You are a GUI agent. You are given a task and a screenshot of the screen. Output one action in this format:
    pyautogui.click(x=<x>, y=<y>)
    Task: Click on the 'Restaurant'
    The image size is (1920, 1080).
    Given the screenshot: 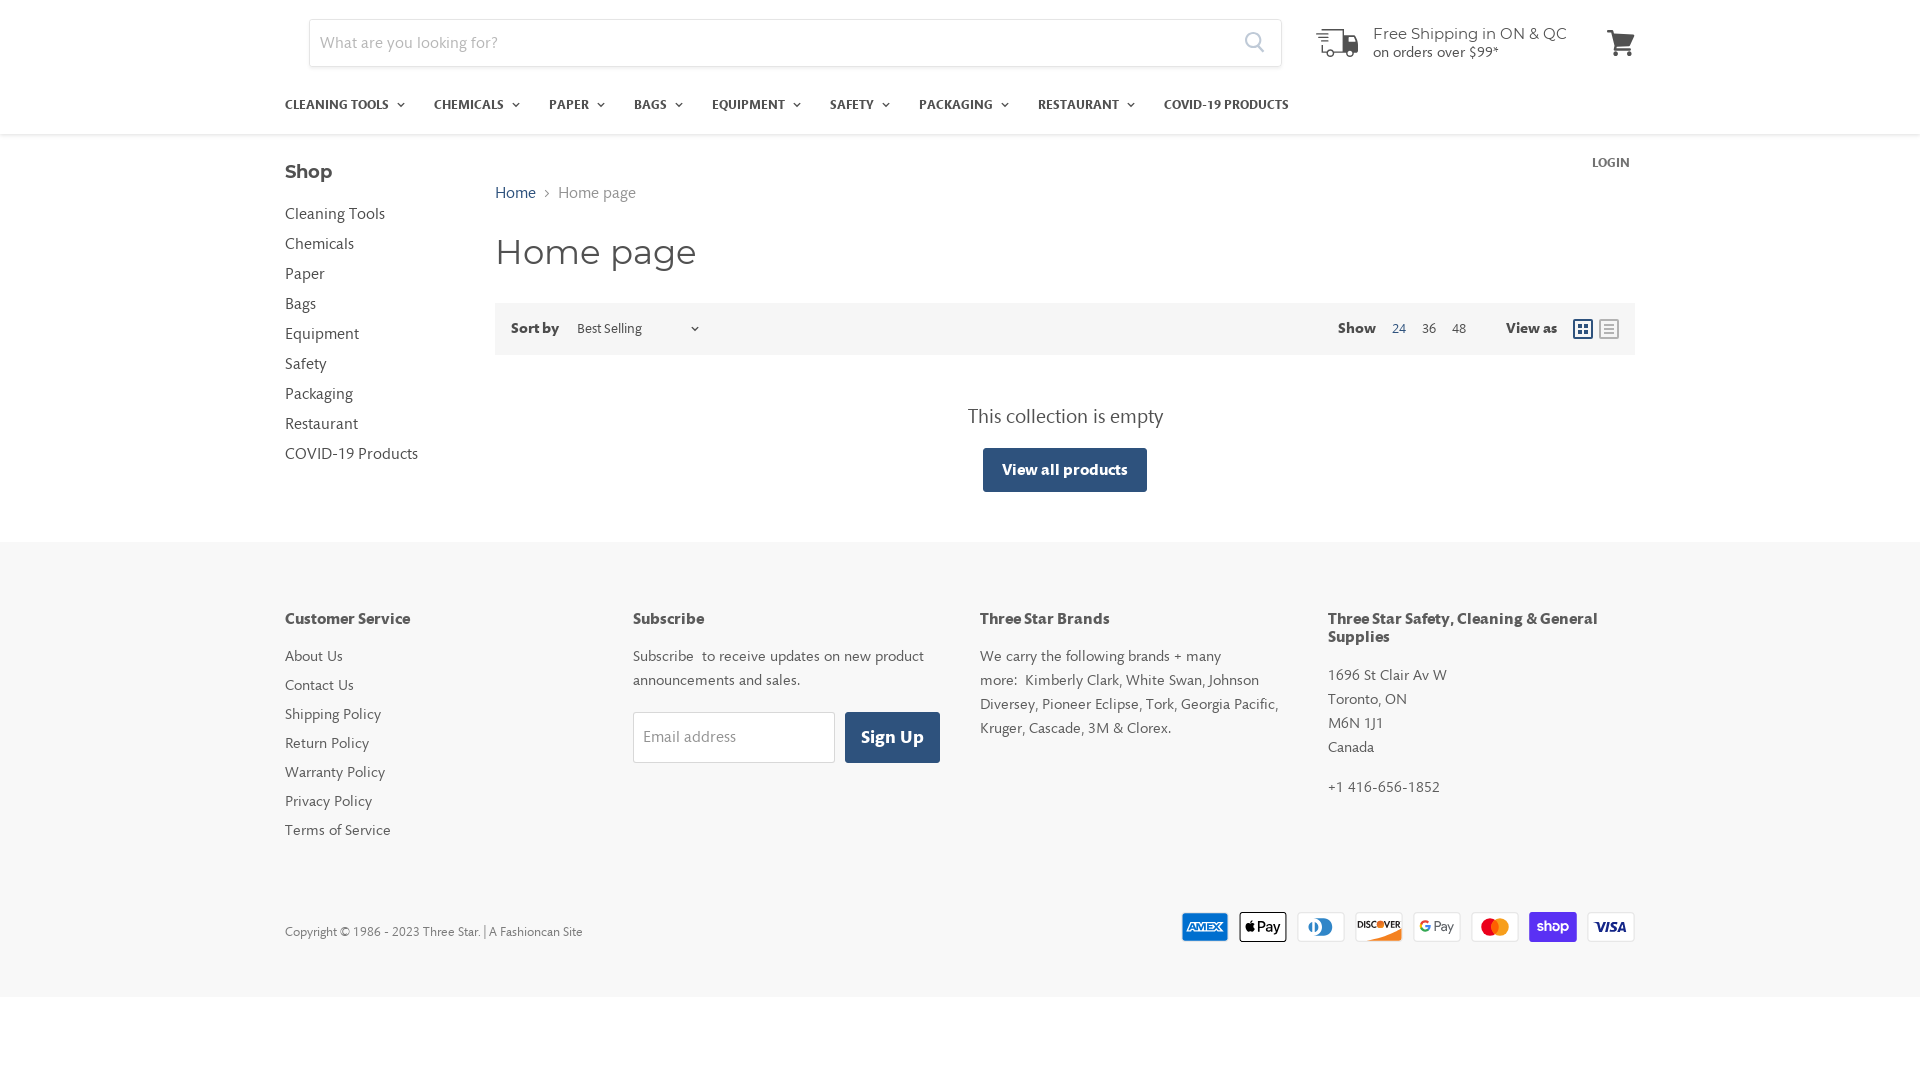 What is the action you would take?
    pyautogui.click(x=283, y=422)
    